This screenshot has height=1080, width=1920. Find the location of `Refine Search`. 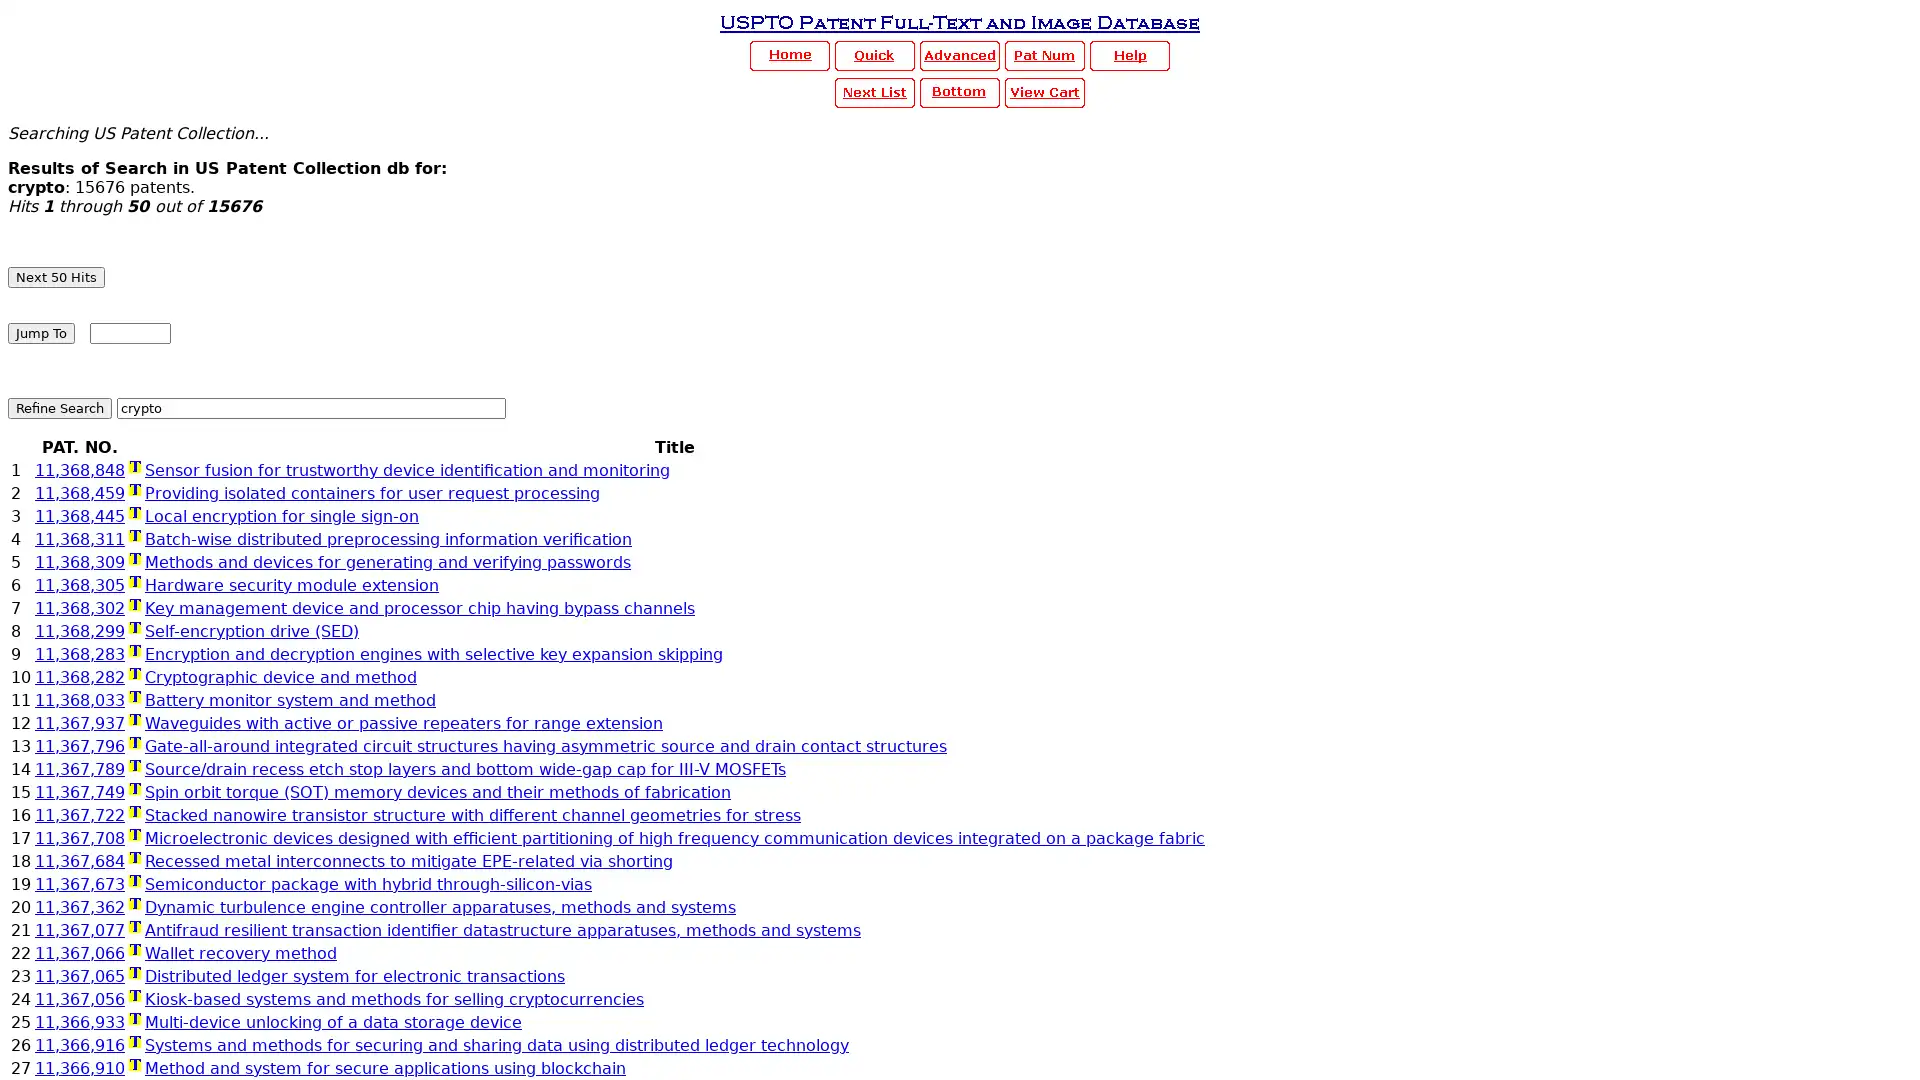

Refine Search is located at coordinates (59, 407).